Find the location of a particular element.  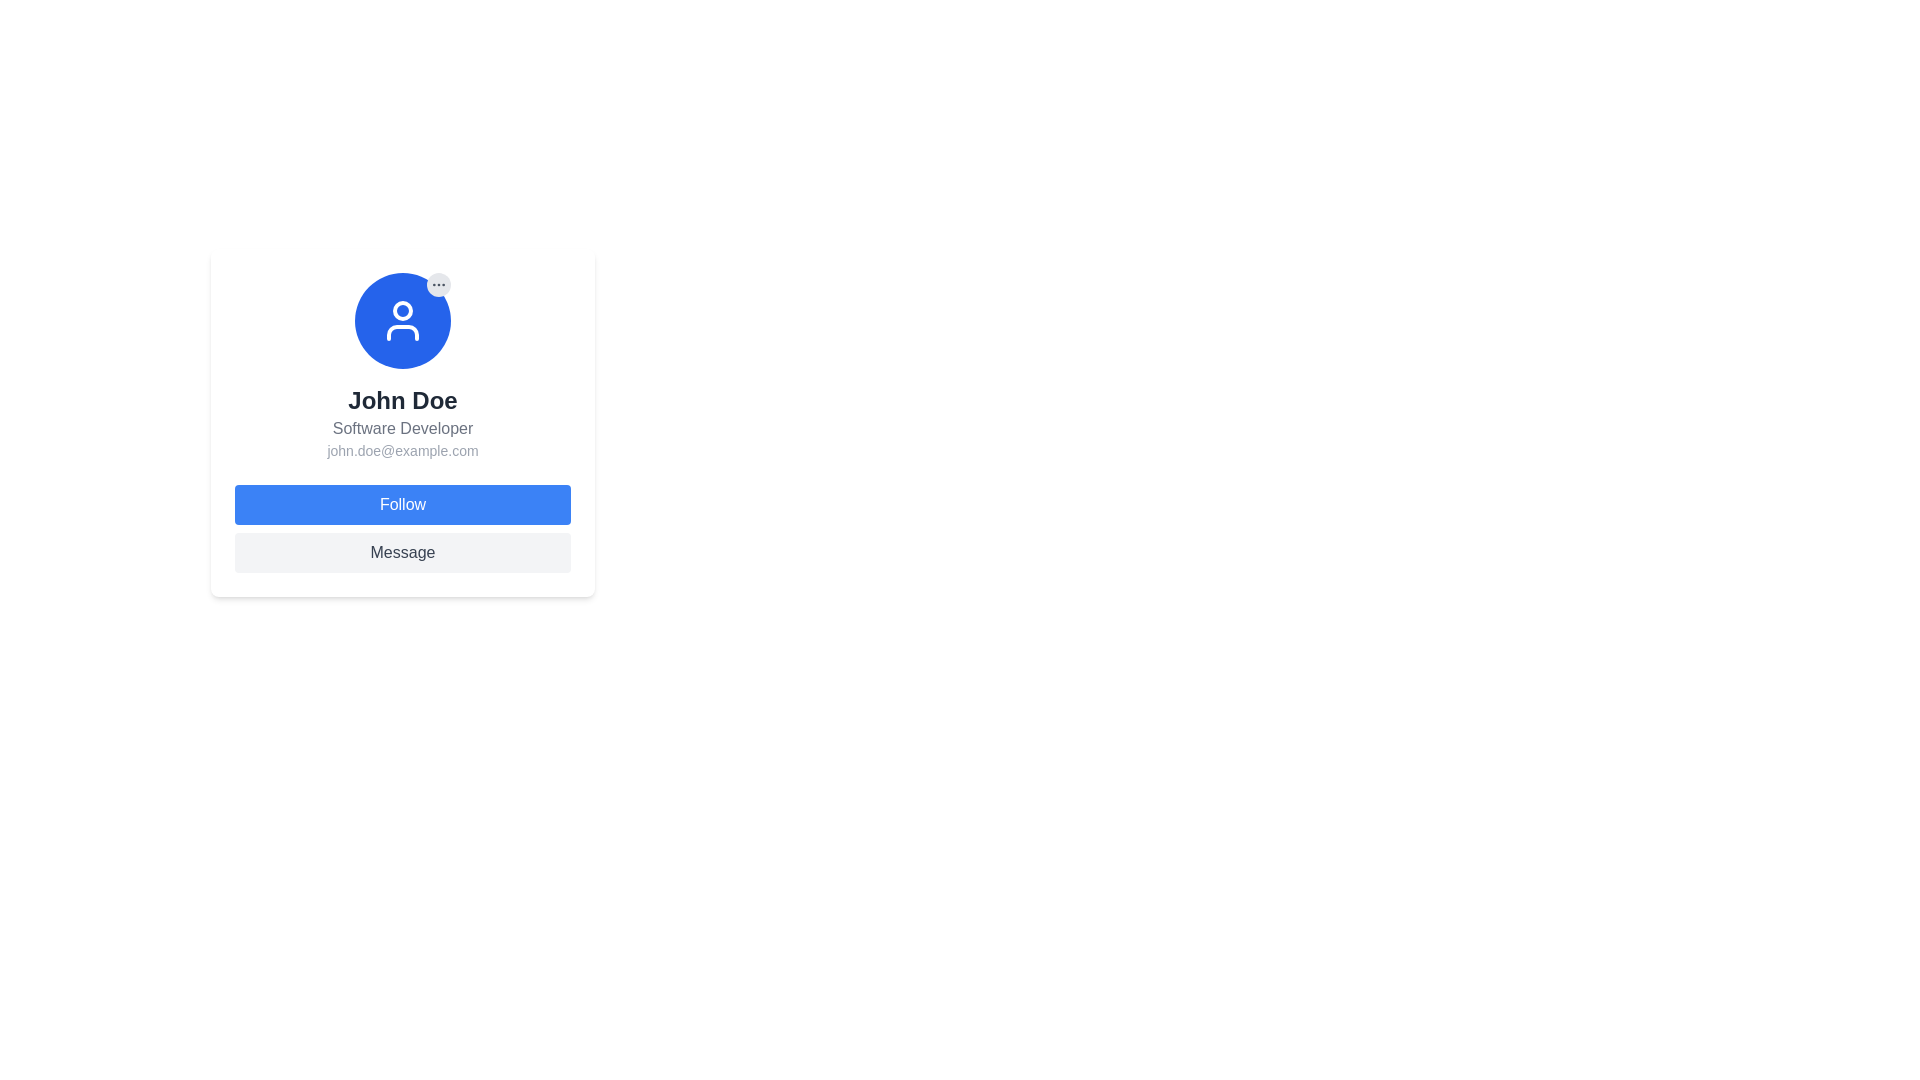

the user profile SVG icon located at the top center of the profile card, directly above the name 'John Doe' is located at coordinates (402, 319).